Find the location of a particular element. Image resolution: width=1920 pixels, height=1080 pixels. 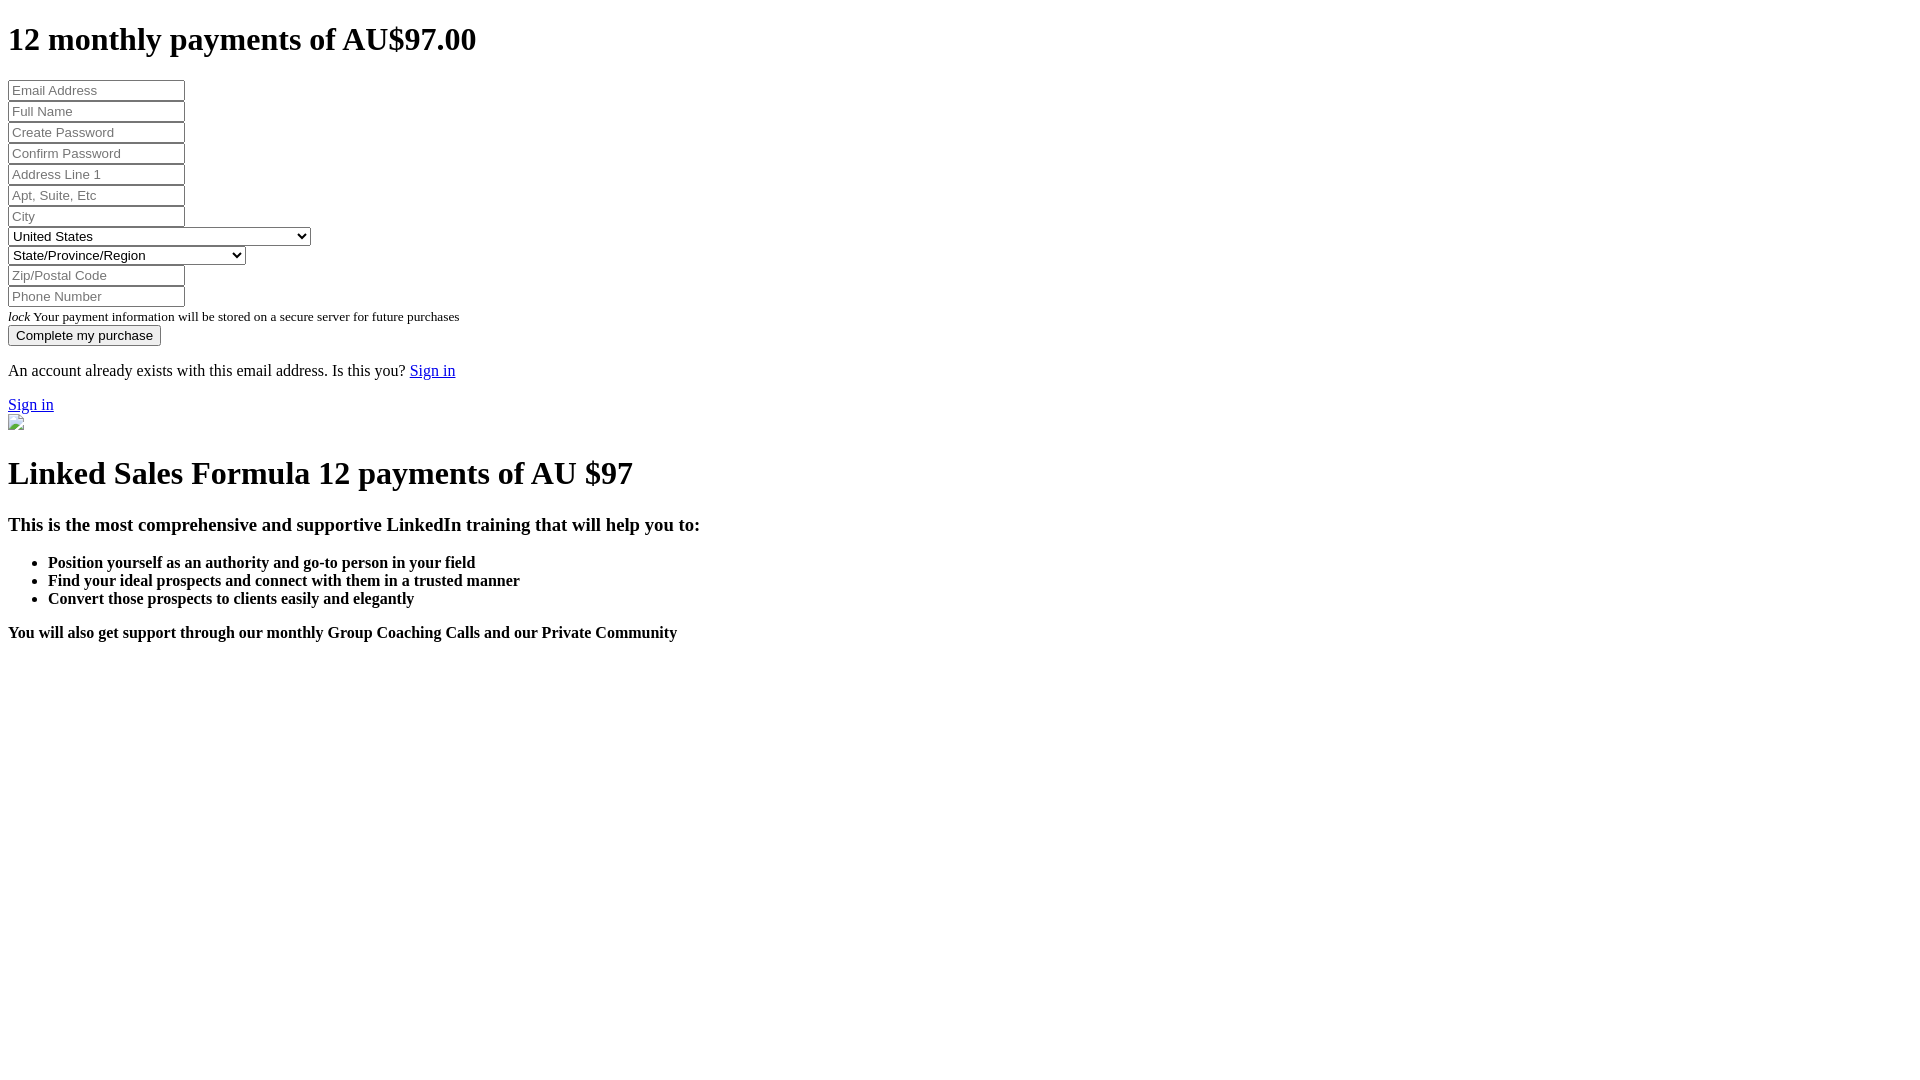

'Complete my purchase' is located at coordinates (83, 334).